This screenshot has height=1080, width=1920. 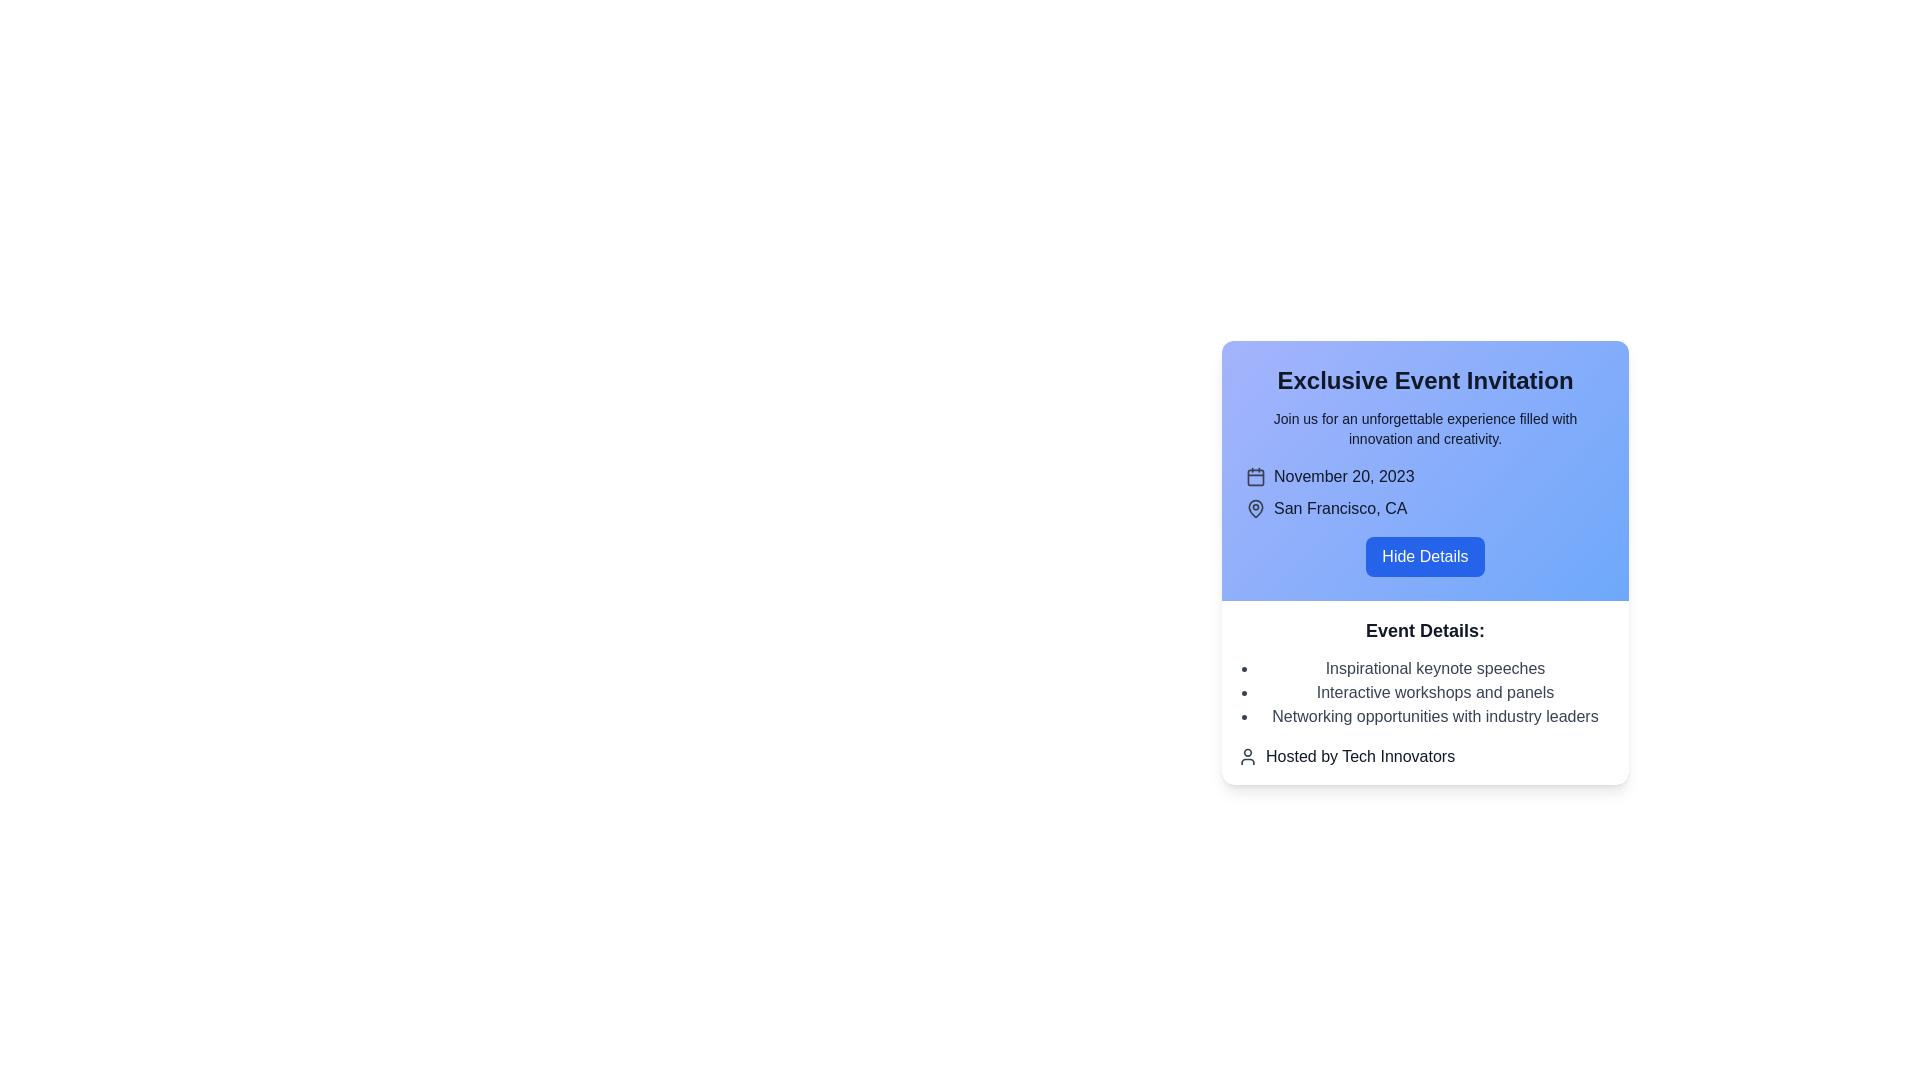 What do you see at coordinates (1424, 563) in the screenshot?
I see `the 'Hide Details' button with a blue background and white text located in the middle section of the event invitation card` at bounding box center [1424, 563].